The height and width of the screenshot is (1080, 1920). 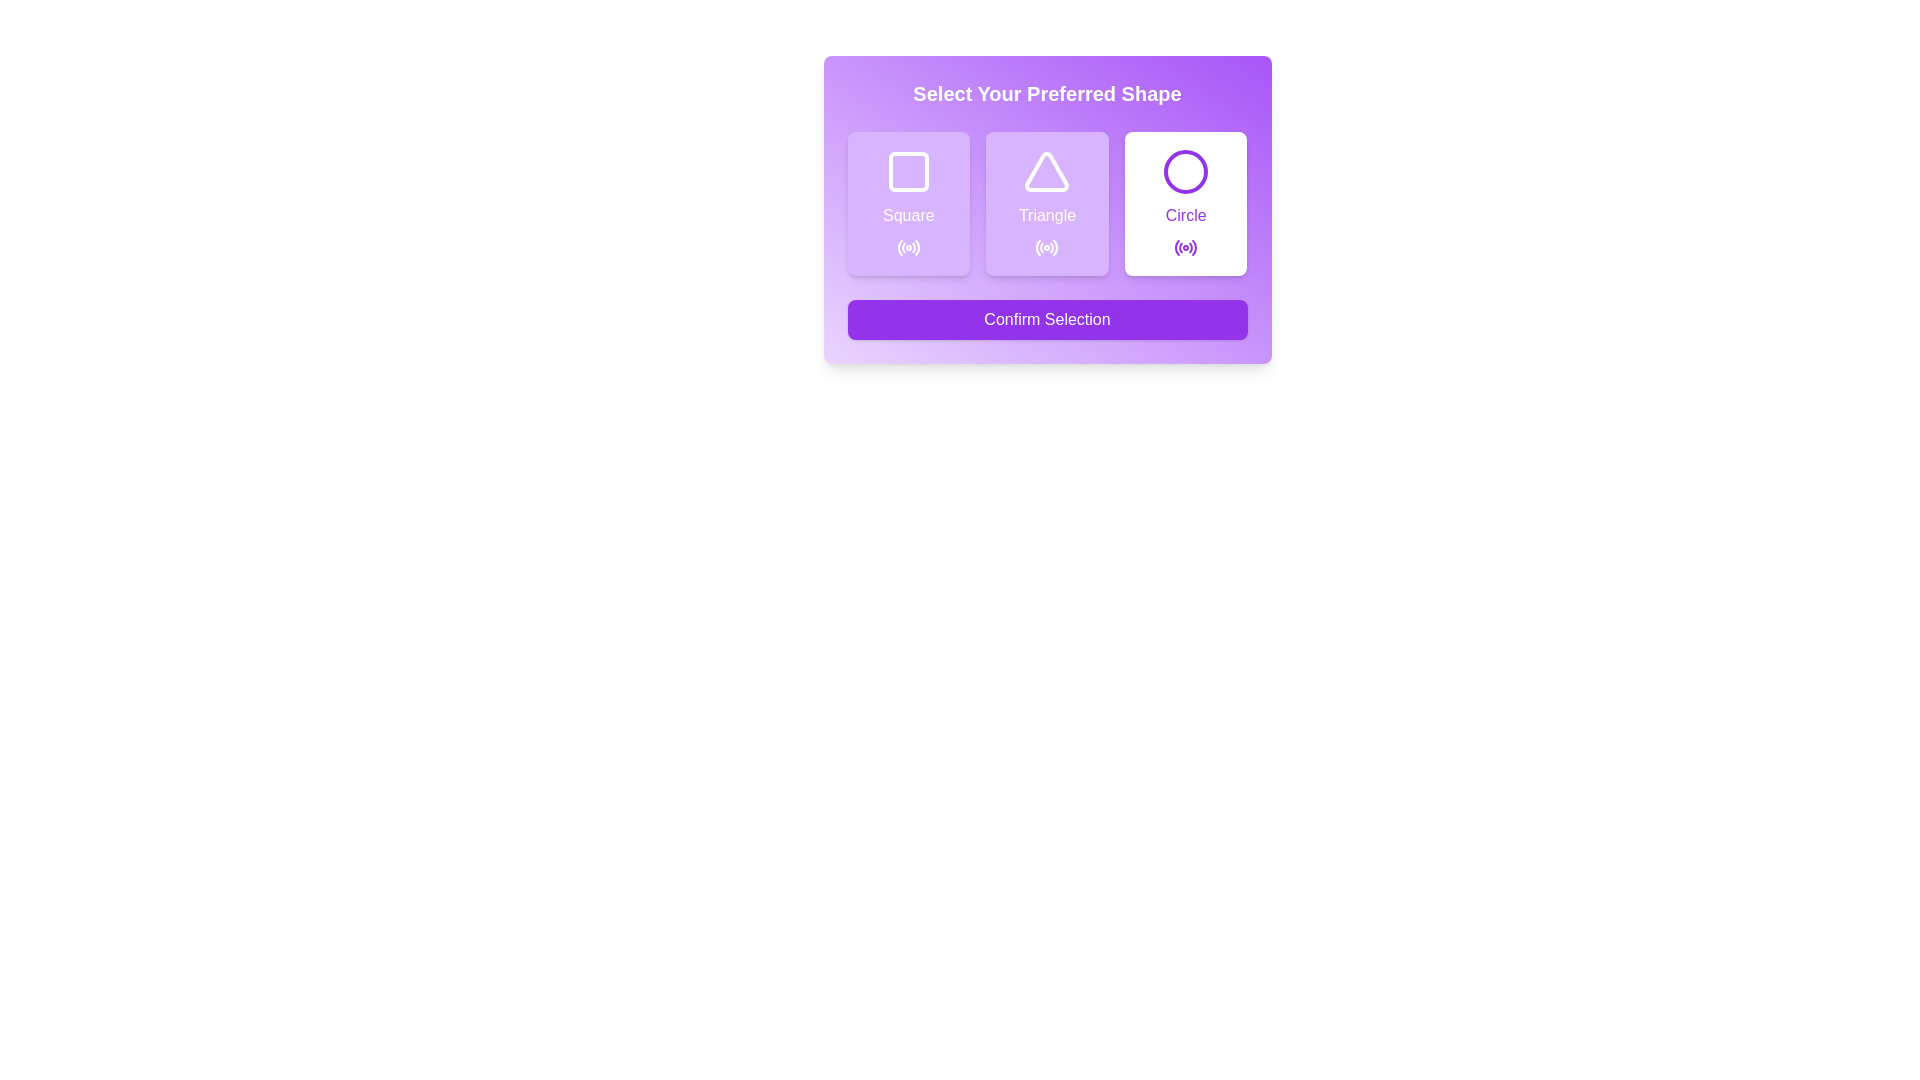 I want to click on the Text label that identifies the card as 'Square', located at the bottom of the leftmost card in a horizontal selection group of three cards, so click(x=907, y=216).